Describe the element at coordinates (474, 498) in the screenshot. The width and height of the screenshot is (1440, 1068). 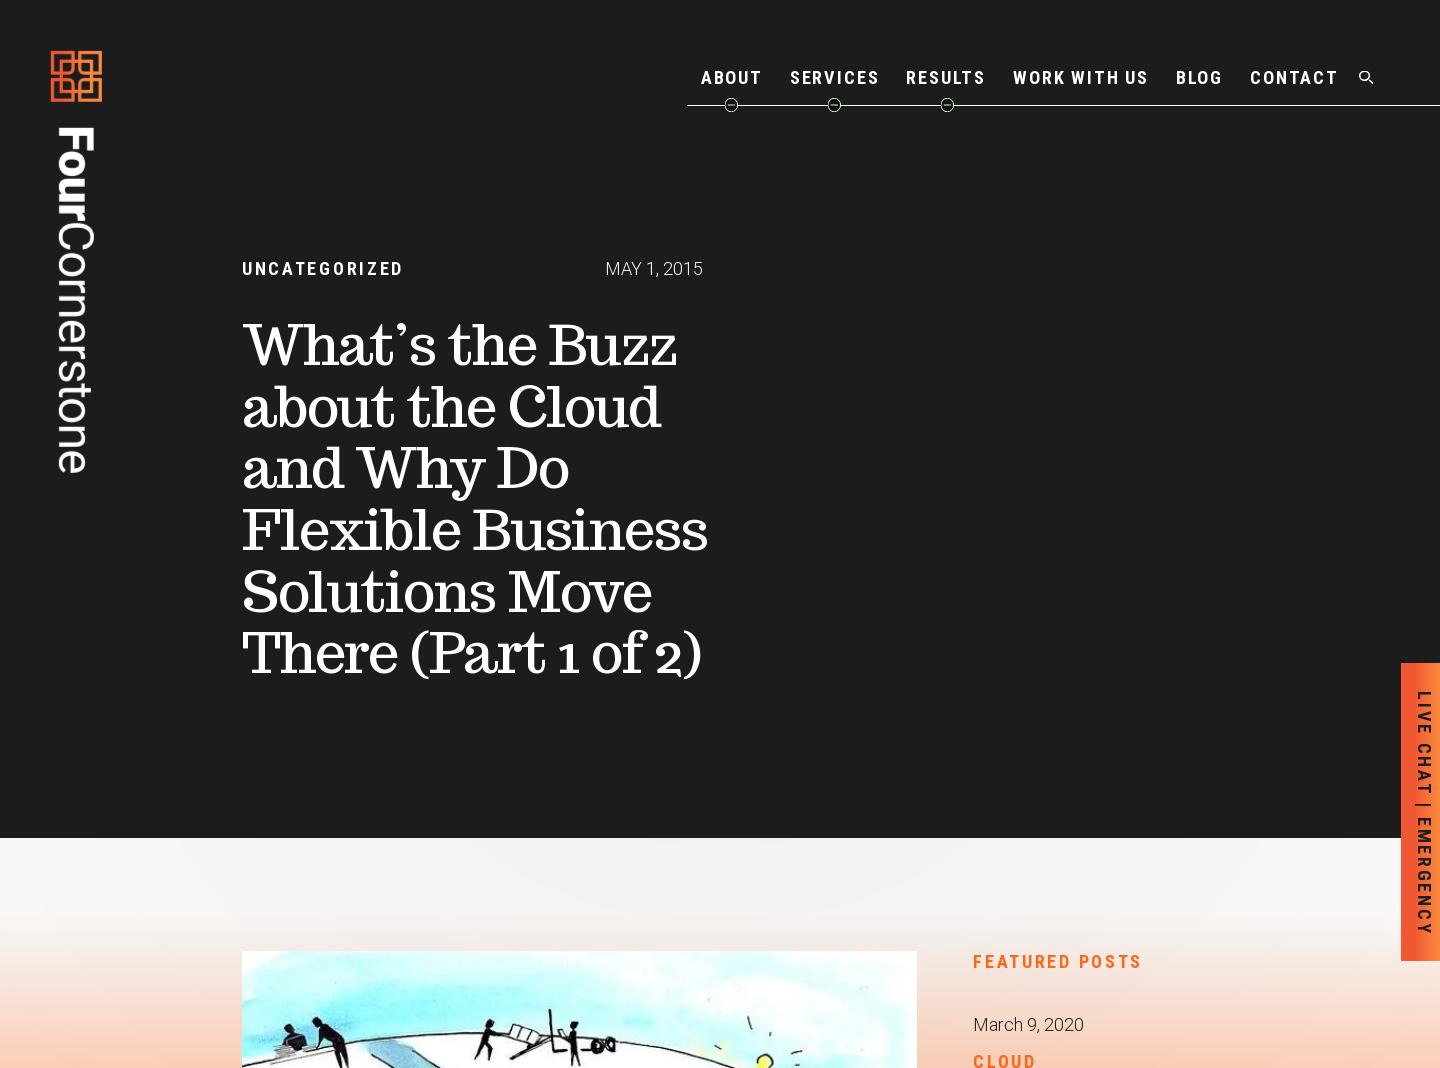
I see `'What’s the Buzz about the Cloud and Why Do Flexible Business Solutions Move There (Part 1 of 2)'` at that location.